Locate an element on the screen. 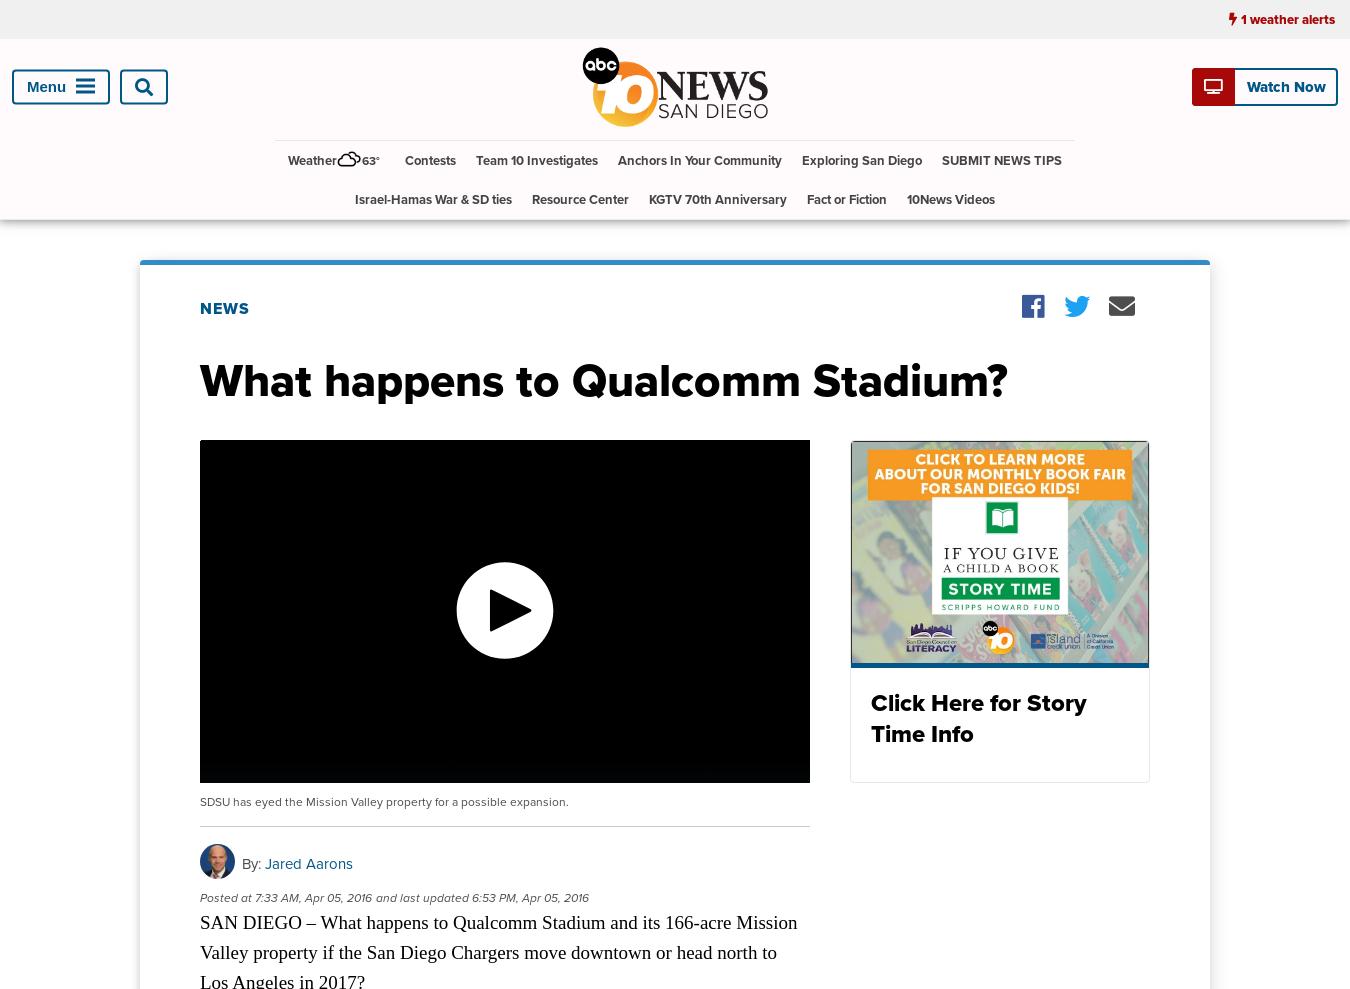 This screenshot has width=1350, height=989. 'SUBMIT NEWS TIPS' is located at coordinates (1000, 158).